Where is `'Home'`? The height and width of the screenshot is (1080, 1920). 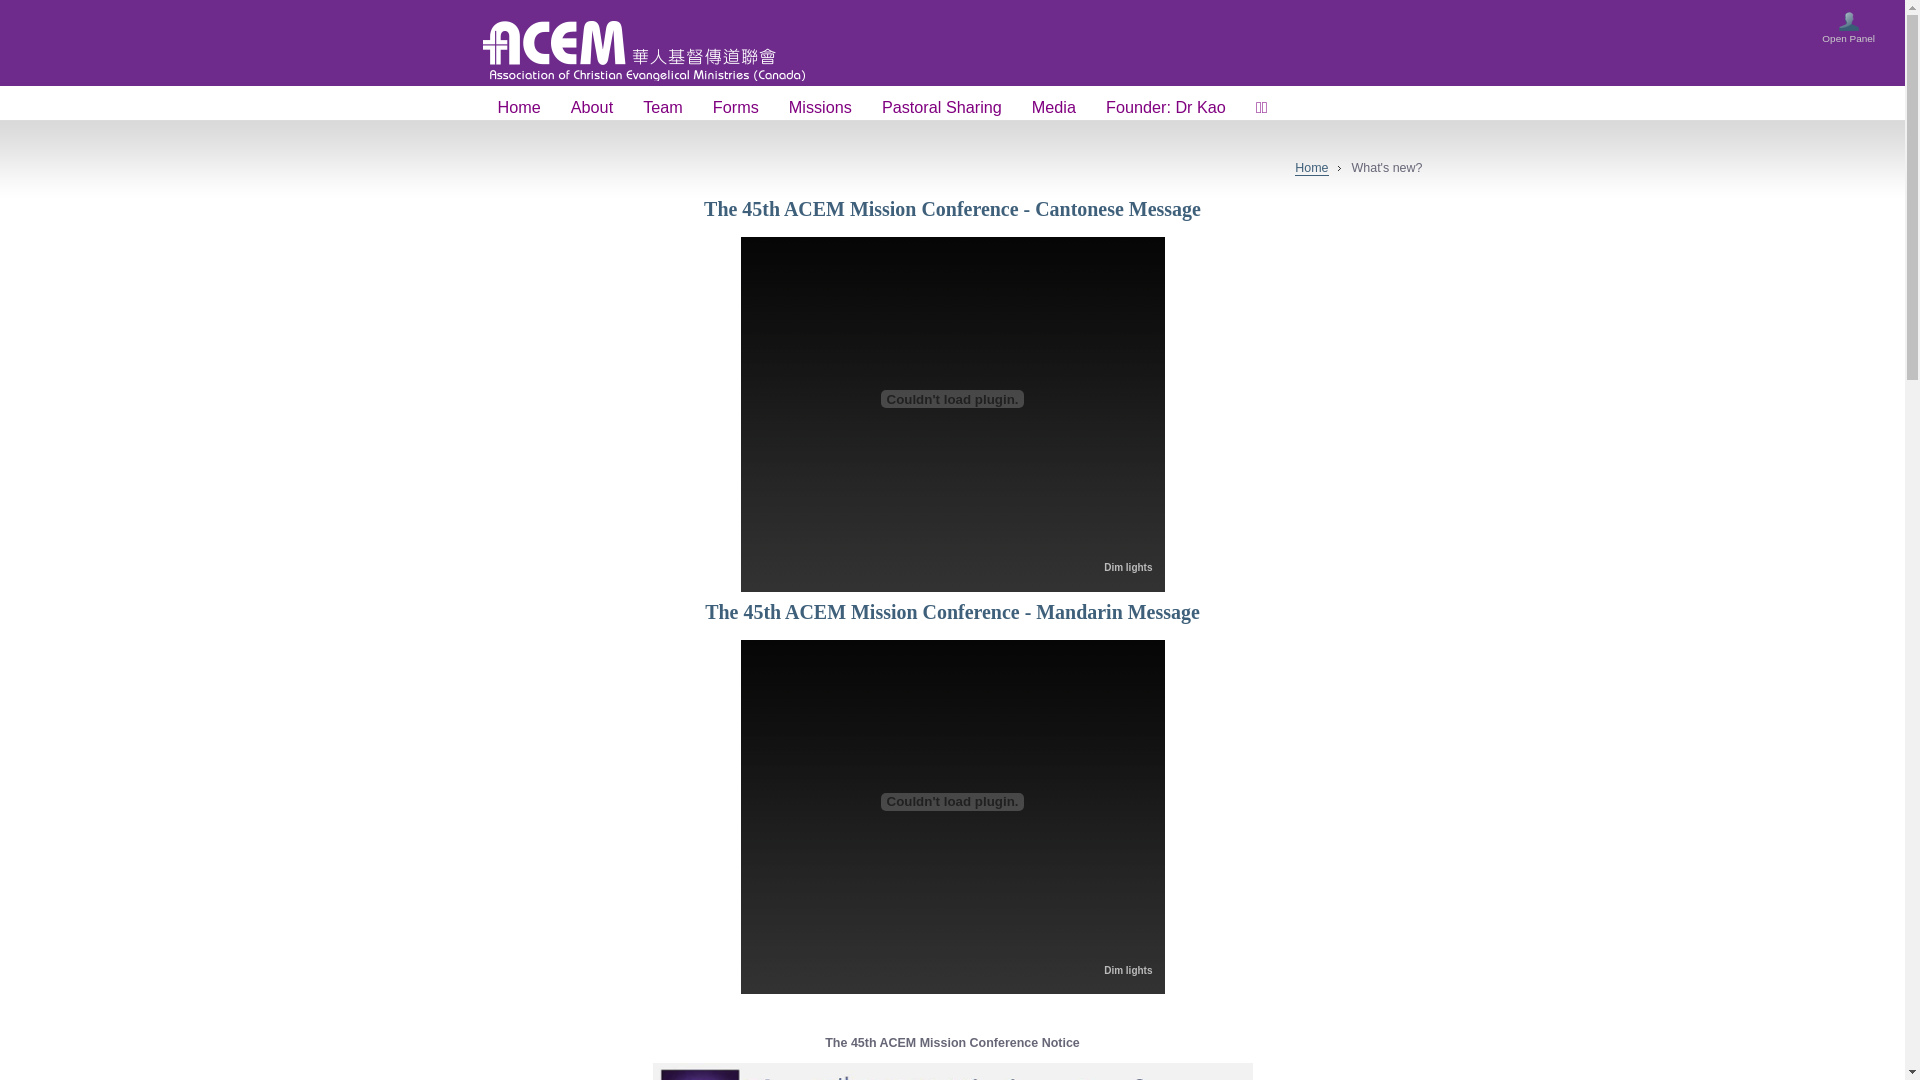
'Home' is located at coordinates (1311, 167).